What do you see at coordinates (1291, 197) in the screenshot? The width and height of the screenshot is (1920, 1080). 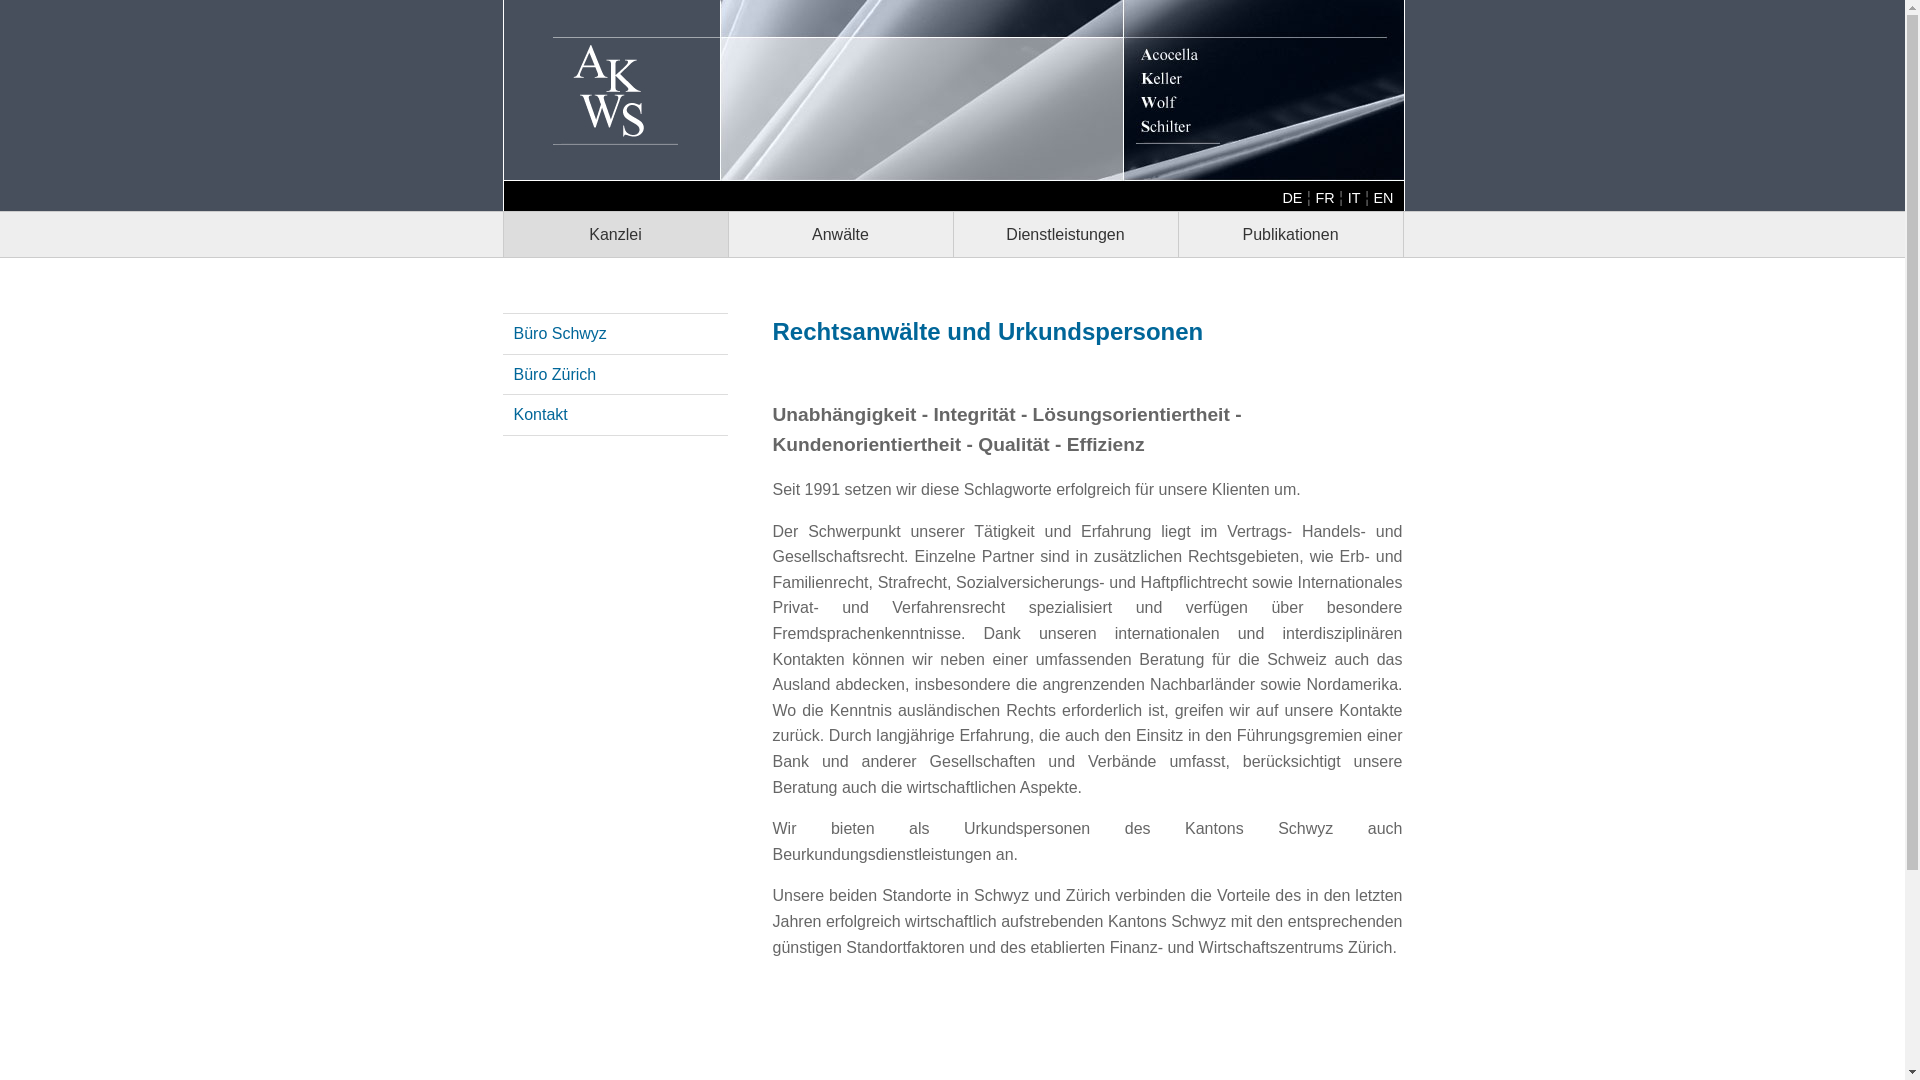 I see `'DE'` at bounding box center [1291, 197].